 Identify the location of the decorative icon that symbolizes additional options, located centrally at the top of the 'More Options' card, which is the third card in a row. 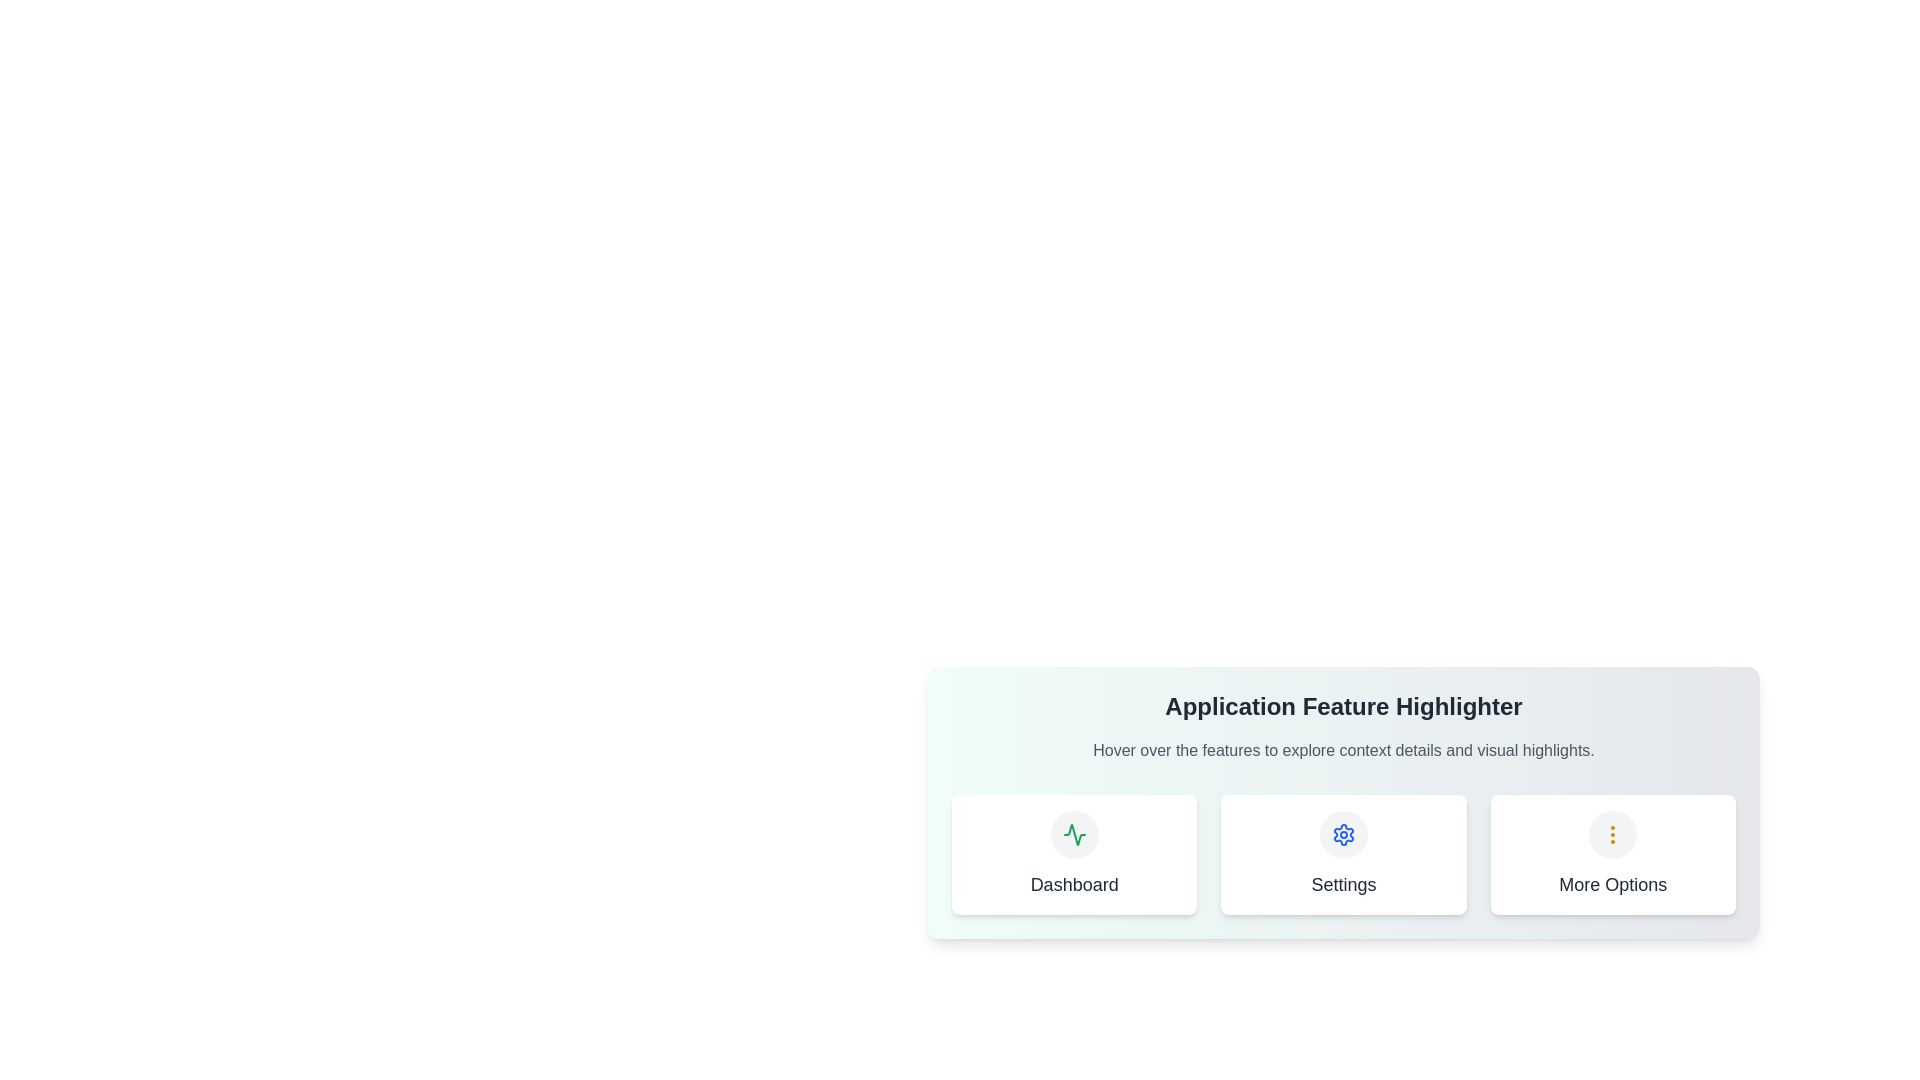
(1613, 834).